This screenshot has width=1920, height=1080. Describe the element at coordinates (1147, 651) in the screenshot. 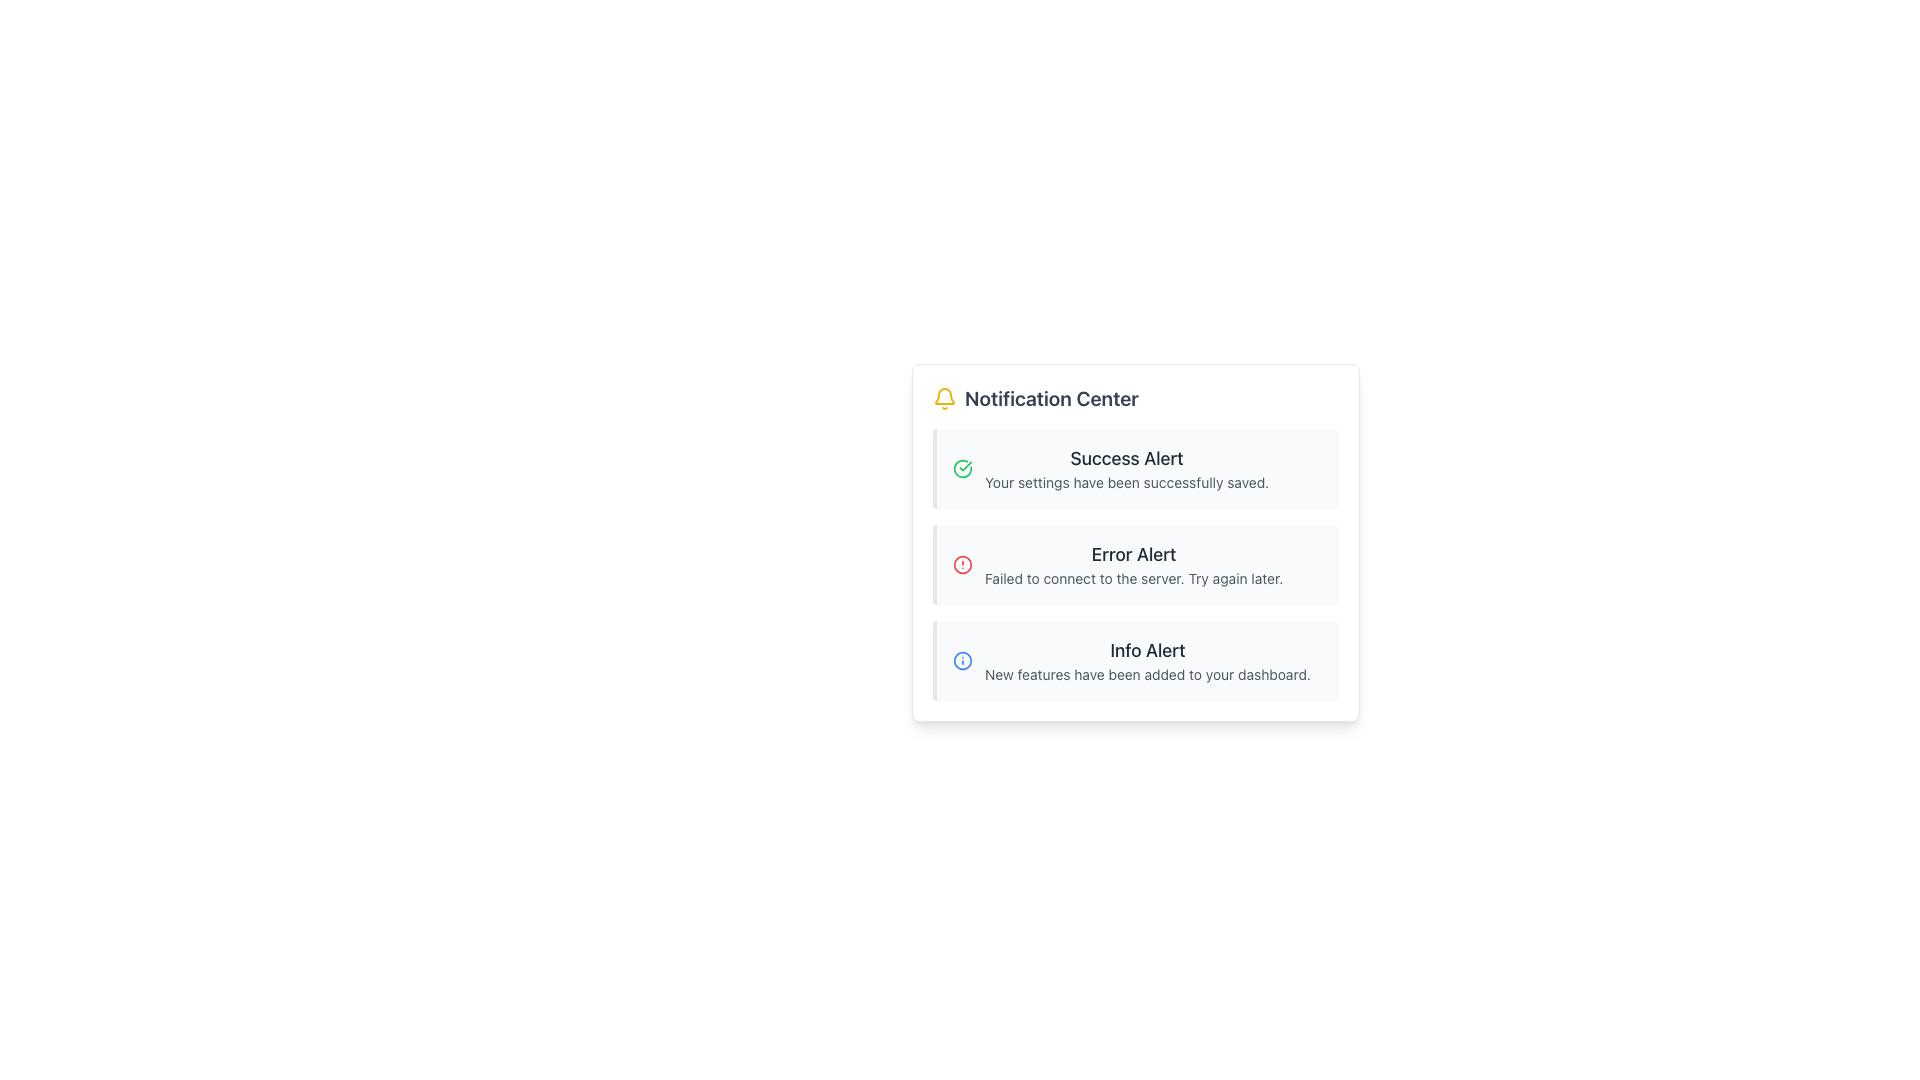

I see `the 'Info Alert' header in the notification section, which serves as a title for the associated informational notification` at that location.